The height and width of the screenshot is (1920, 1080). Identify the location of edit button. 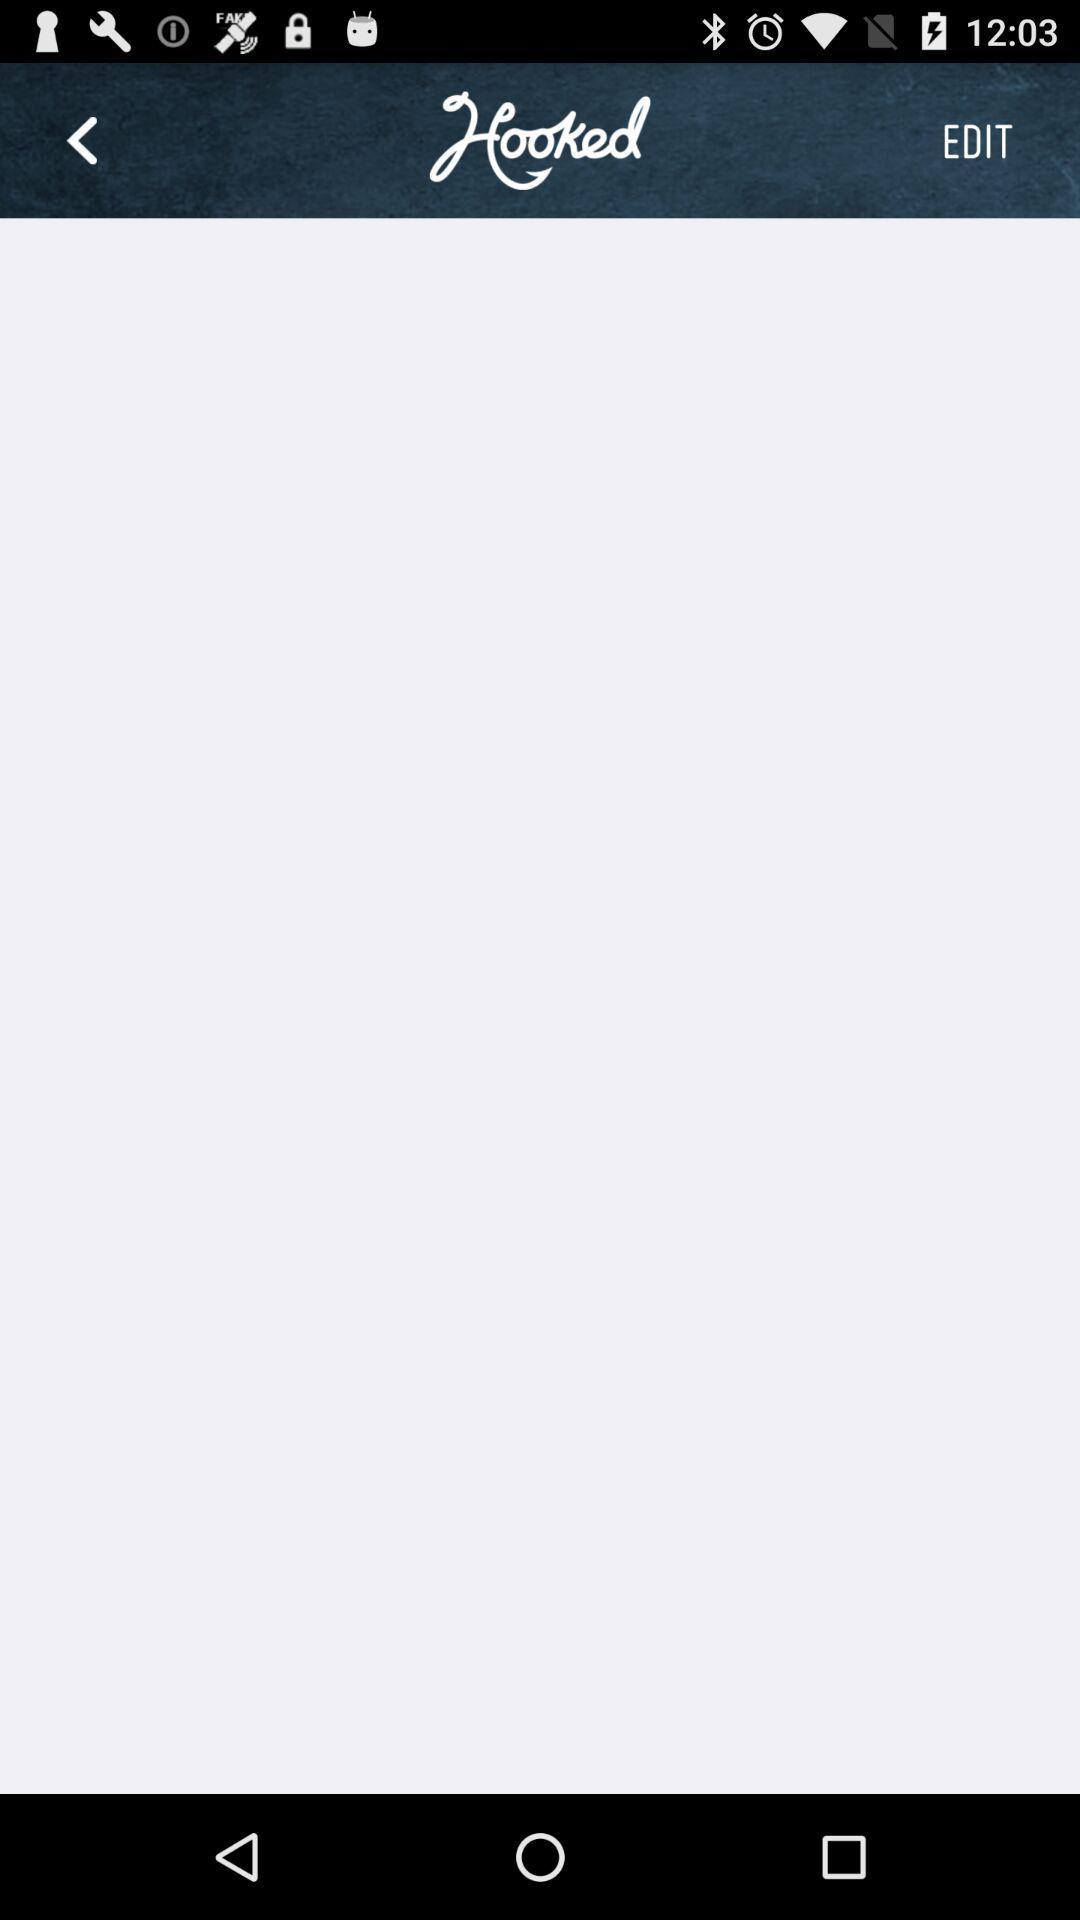
(976, 139).